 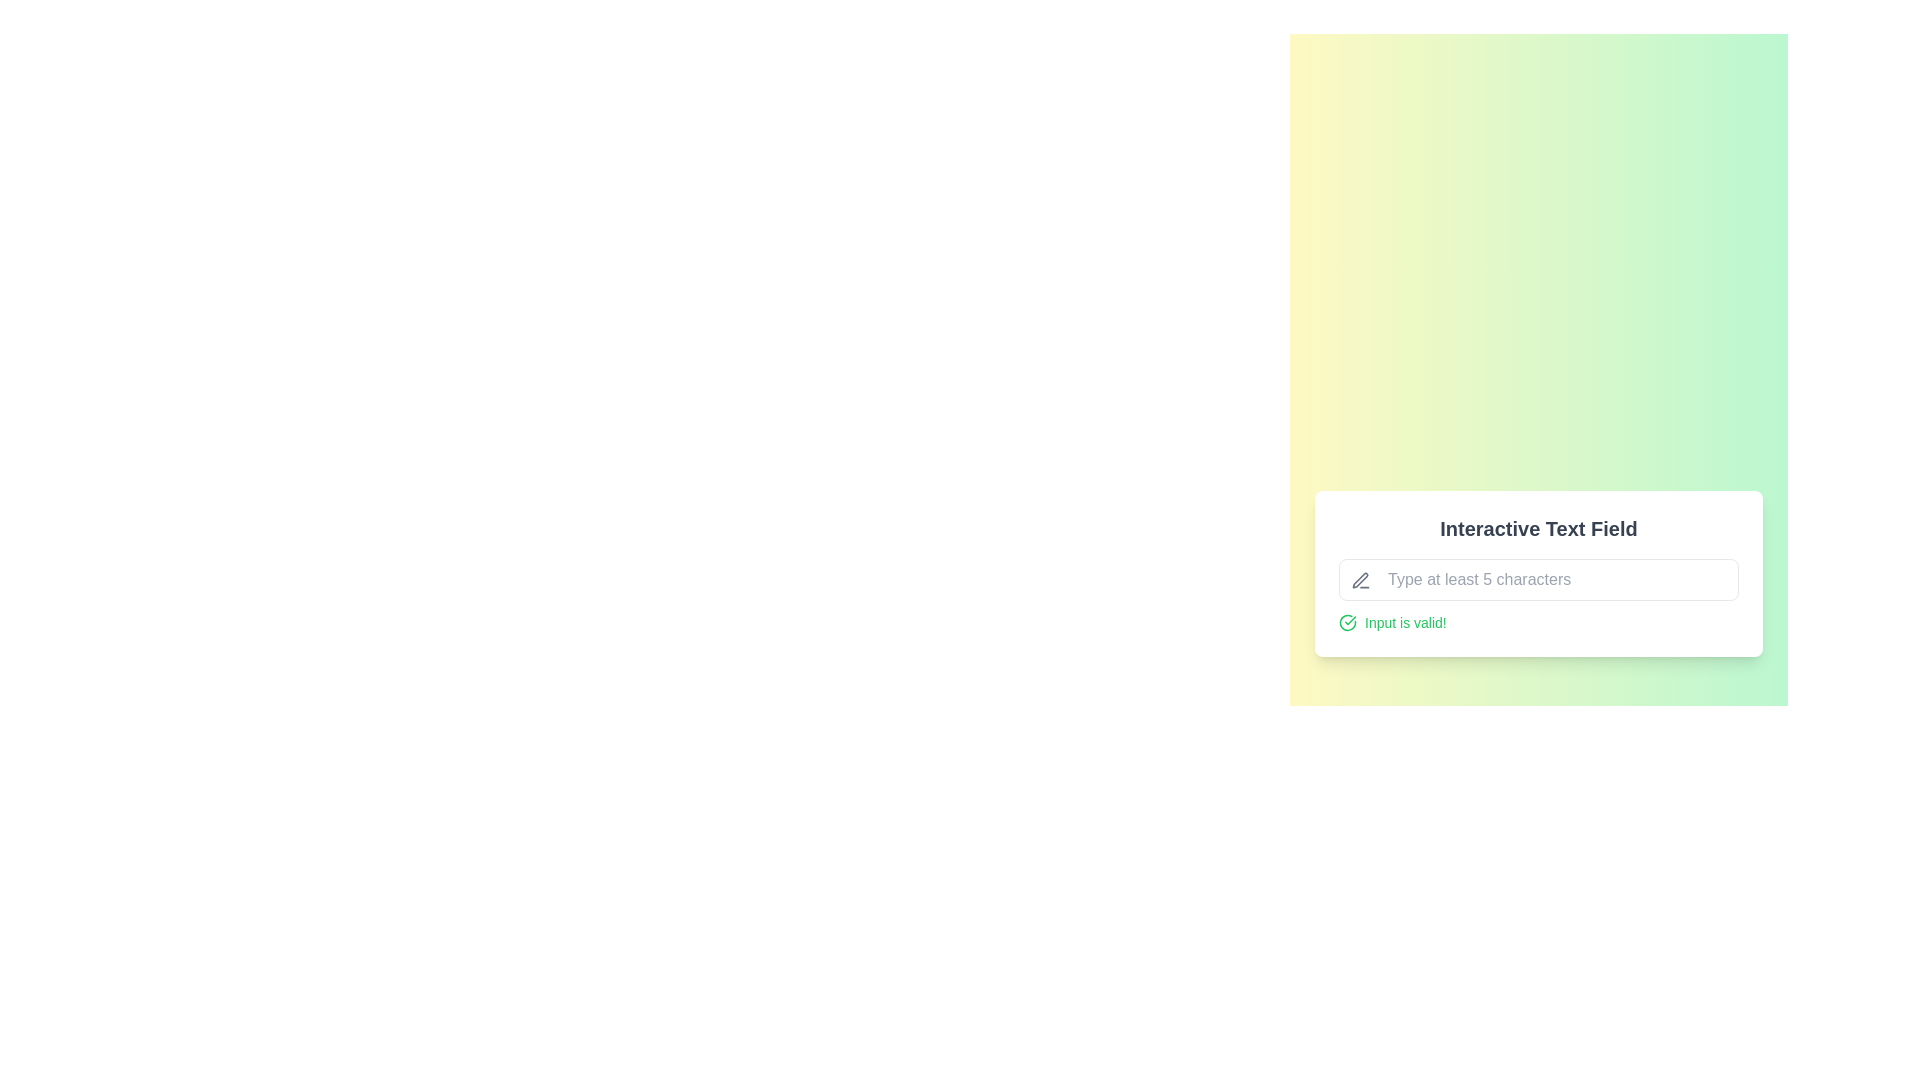 I want to click on the validation status by focusing on the confirmation icon located to the left of the 'Input is valid!' text within the notification message group, so click(x=1348, y=622).